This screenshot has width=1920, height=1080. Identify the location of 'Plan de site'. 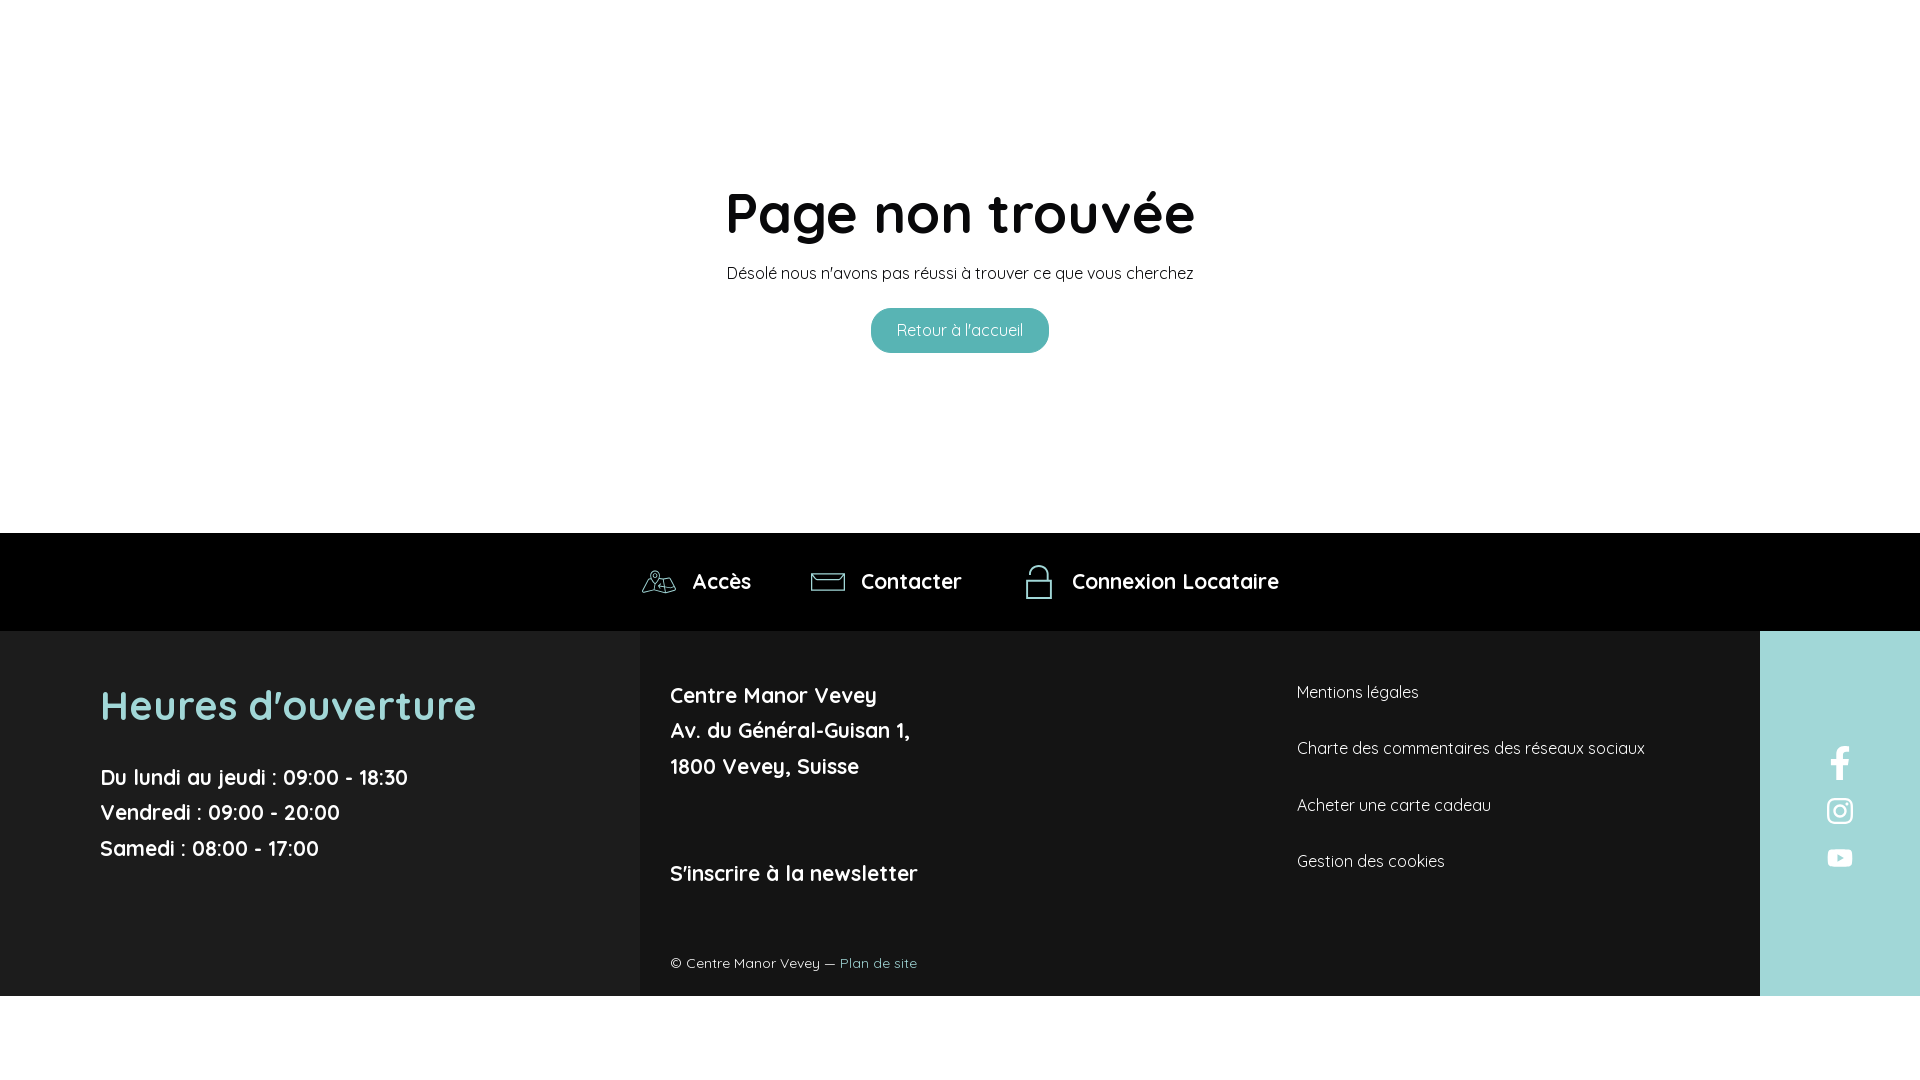
(878, 962).